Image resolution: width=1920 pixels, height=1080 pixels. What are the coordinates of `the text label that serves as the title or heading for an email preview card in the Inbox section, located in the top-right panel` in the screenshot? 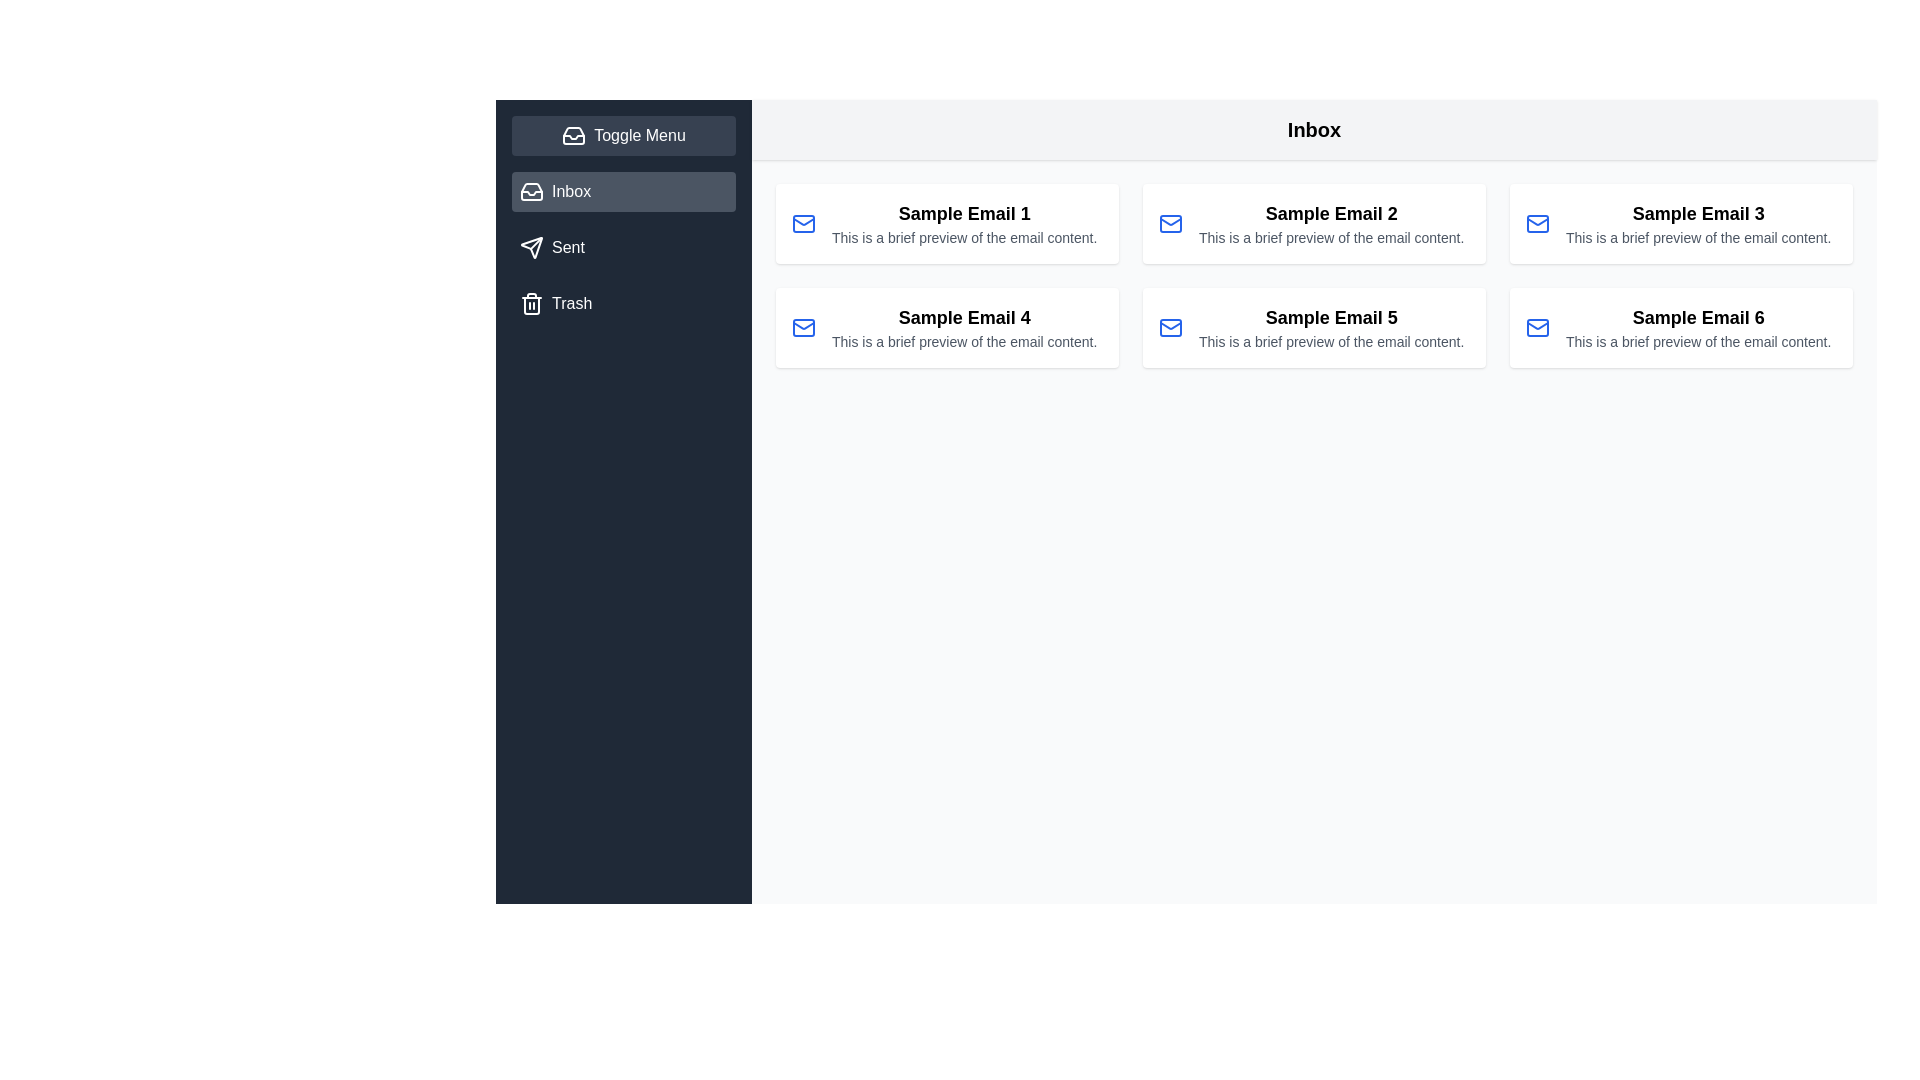 It's located at (1697, 213).